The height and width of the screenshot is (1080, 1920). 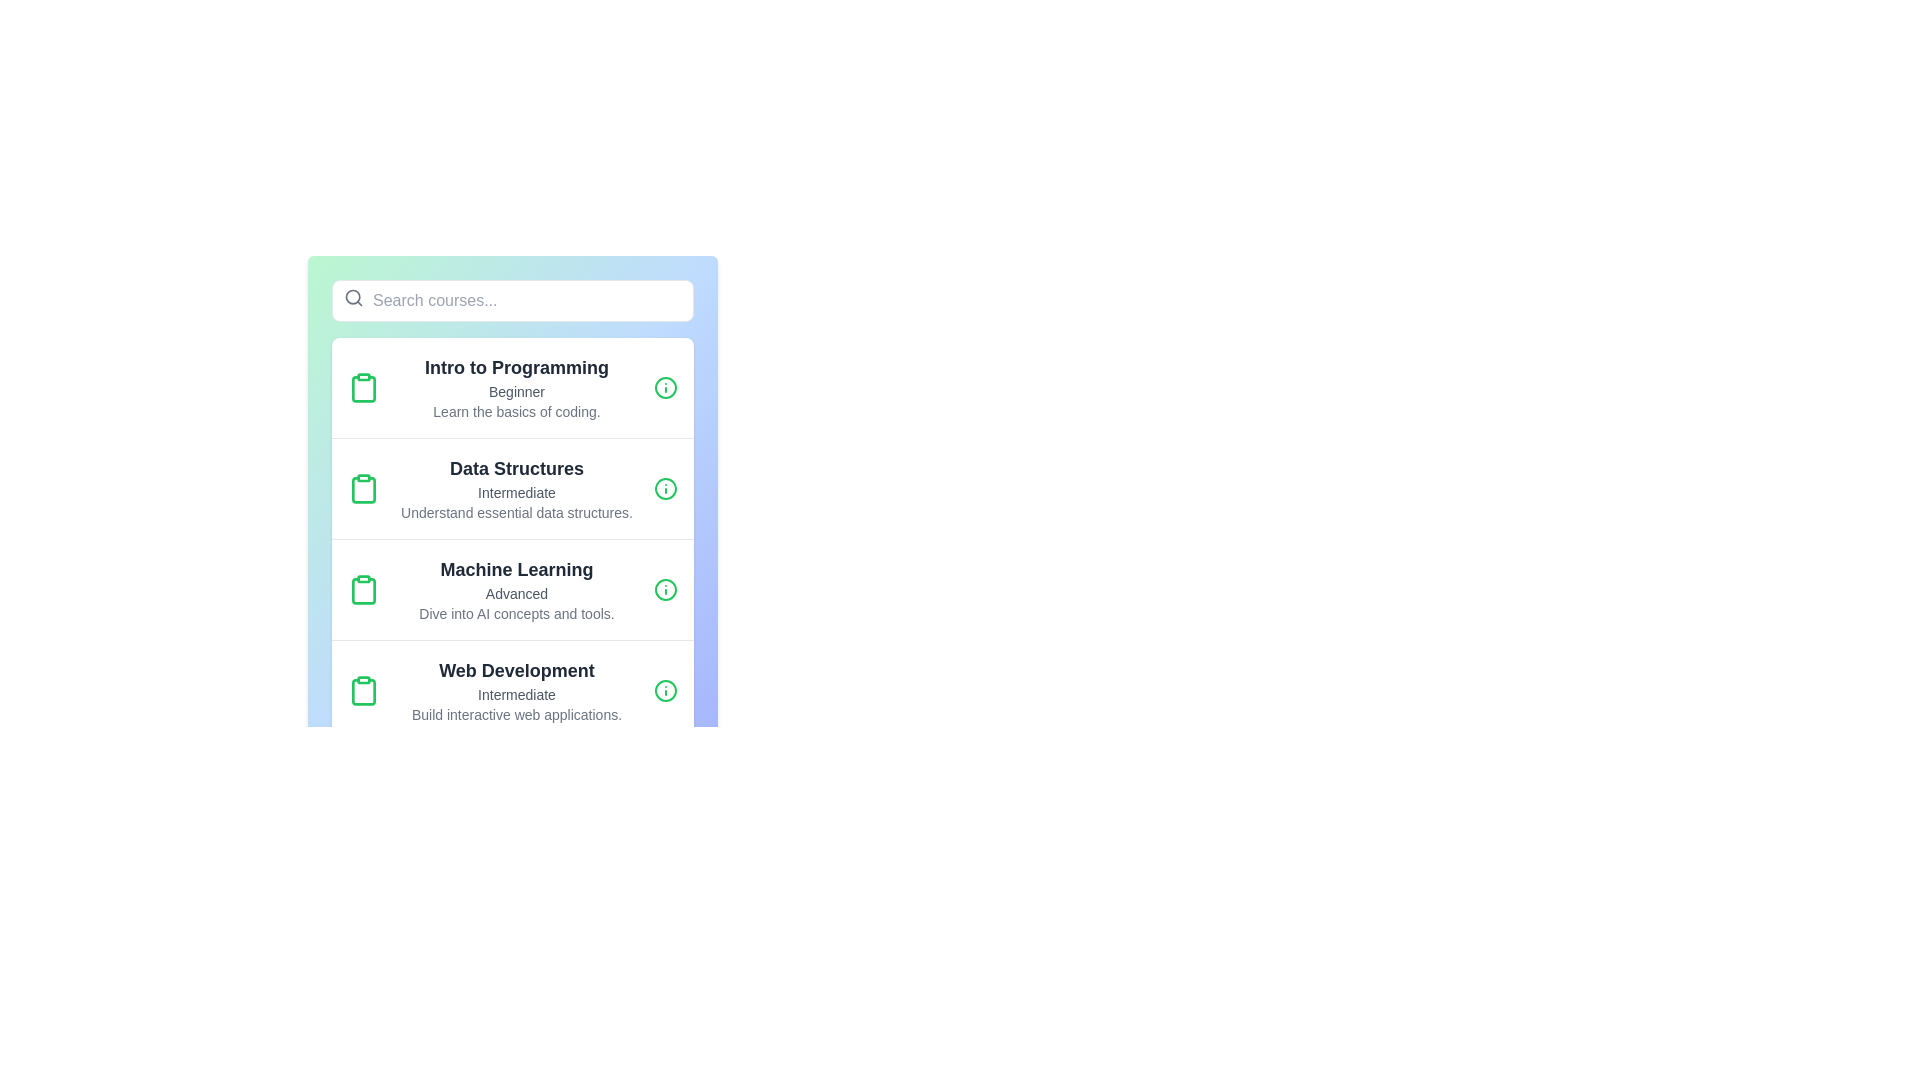 I want to click on the text label displaying 'Learn the basics of coding.' which is located immediately below the 'Beginner' text, so click(x=517, y=411).